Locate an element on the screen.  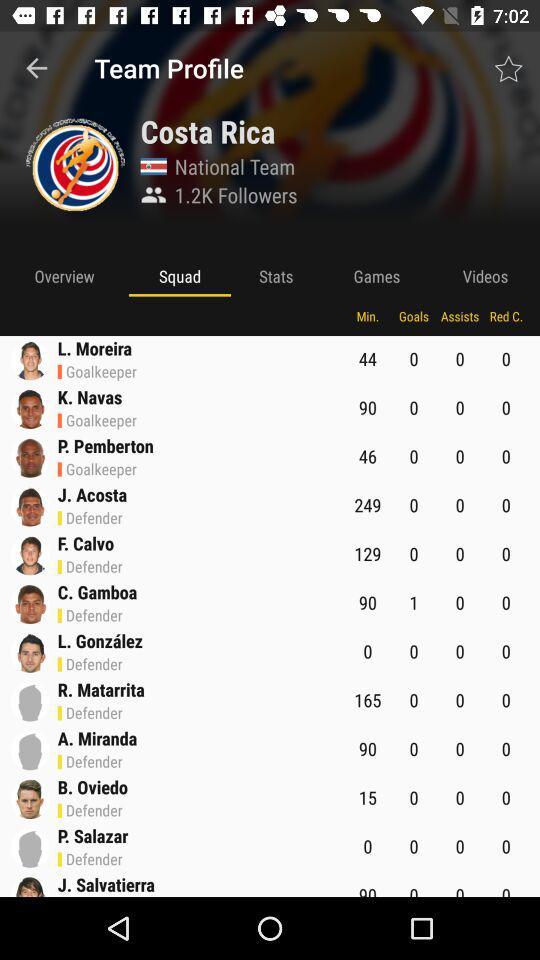
games app is located at coordinates (376, 275).